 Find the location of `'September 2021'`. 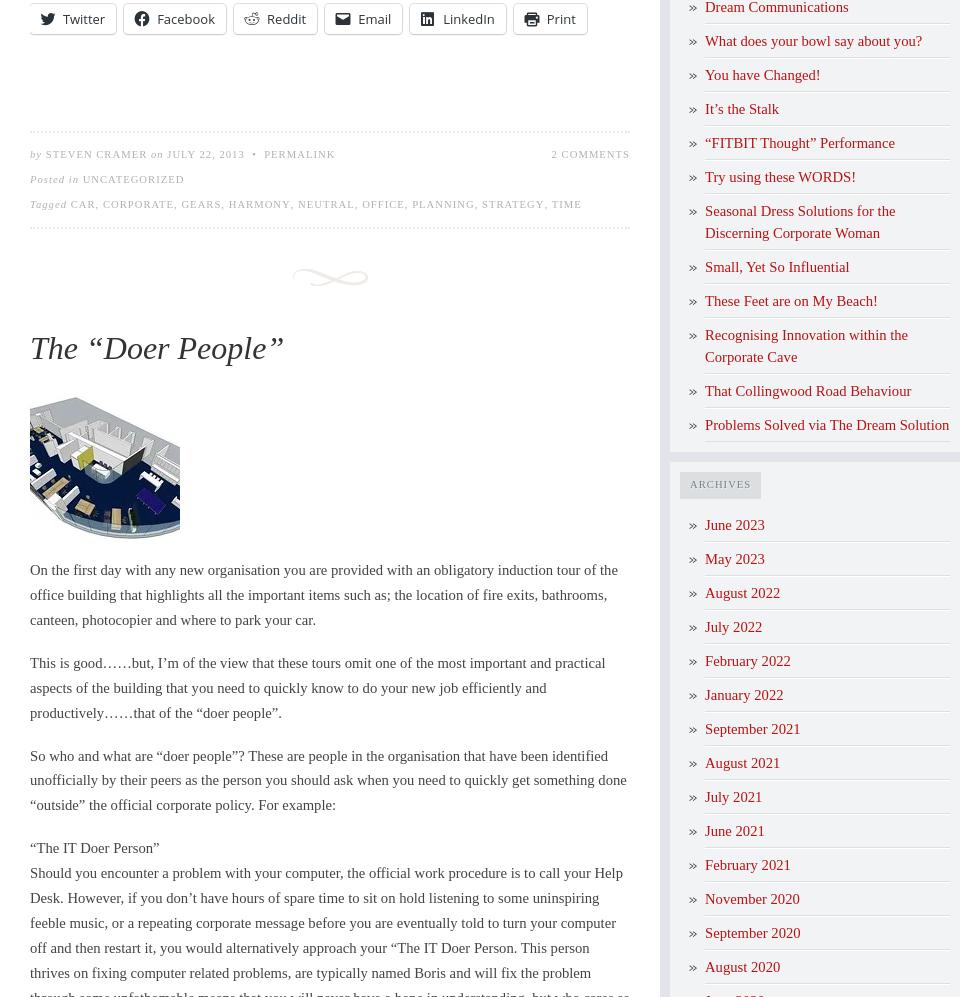

'September 2021' is located at coordinates (751, 728).